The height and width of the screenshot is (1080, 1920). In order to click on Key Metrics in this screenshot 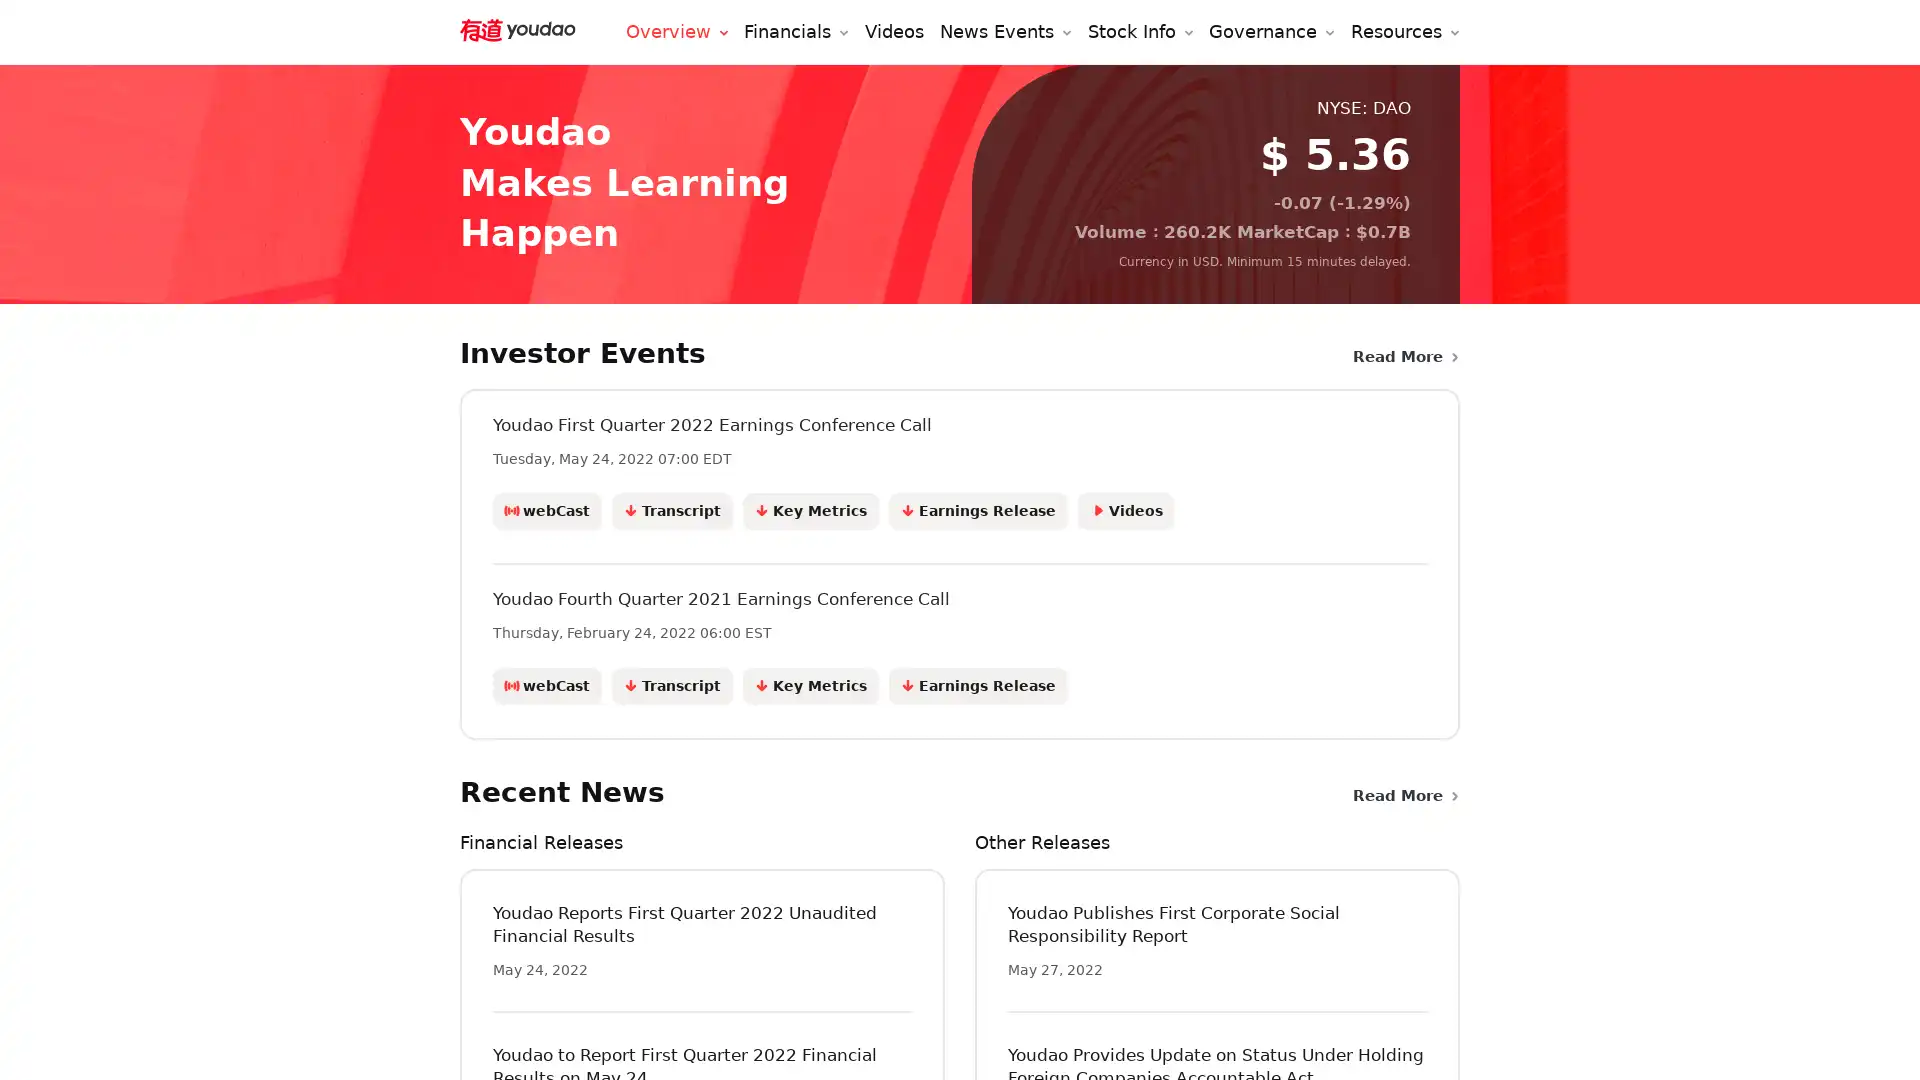, I will do `click(810, 510)`.